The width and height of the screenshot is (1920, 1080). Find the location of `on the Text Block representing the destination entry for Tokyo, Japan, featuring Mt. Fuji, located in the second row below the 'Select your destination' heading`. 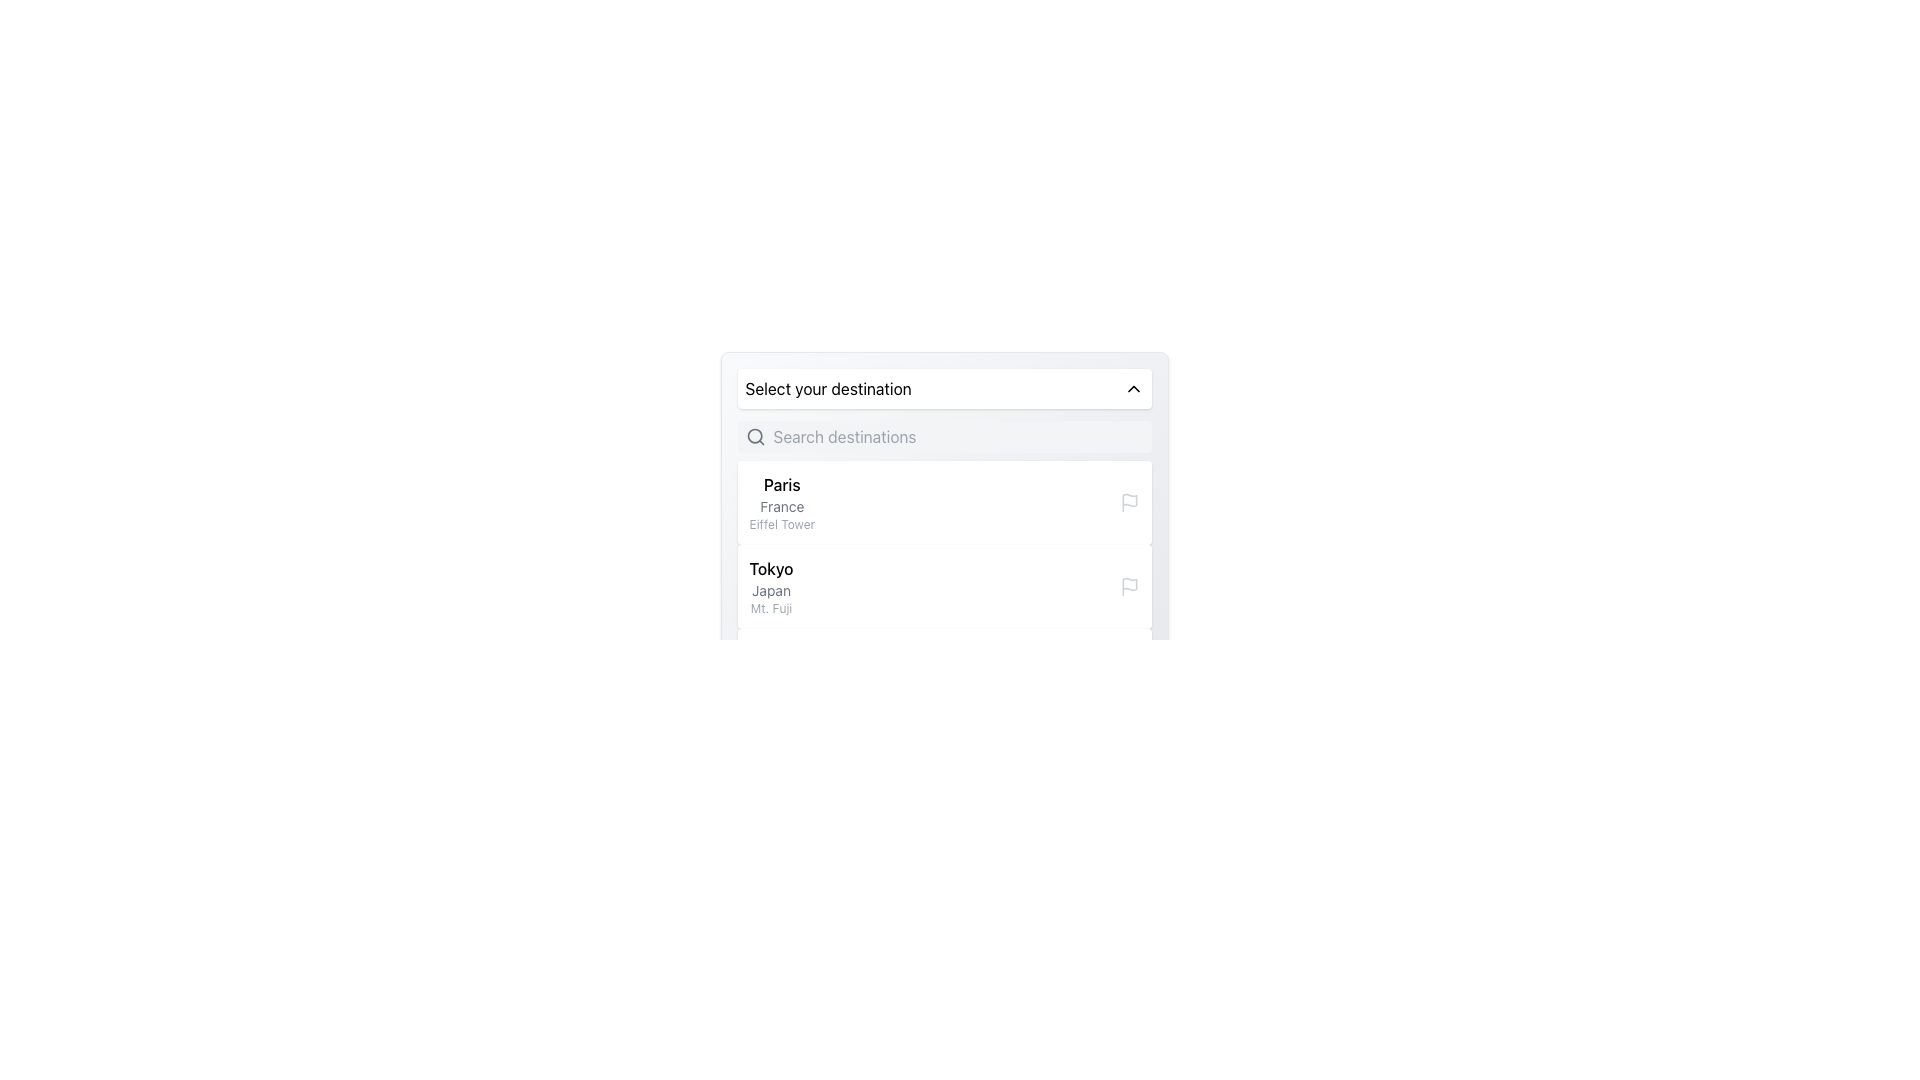

on the Text Block representing the destination entry for Tokyo, Japan, featuring Mt. Fuji, located in the second row below the 'Select your destination' heading is located at coordinates (770, 585).